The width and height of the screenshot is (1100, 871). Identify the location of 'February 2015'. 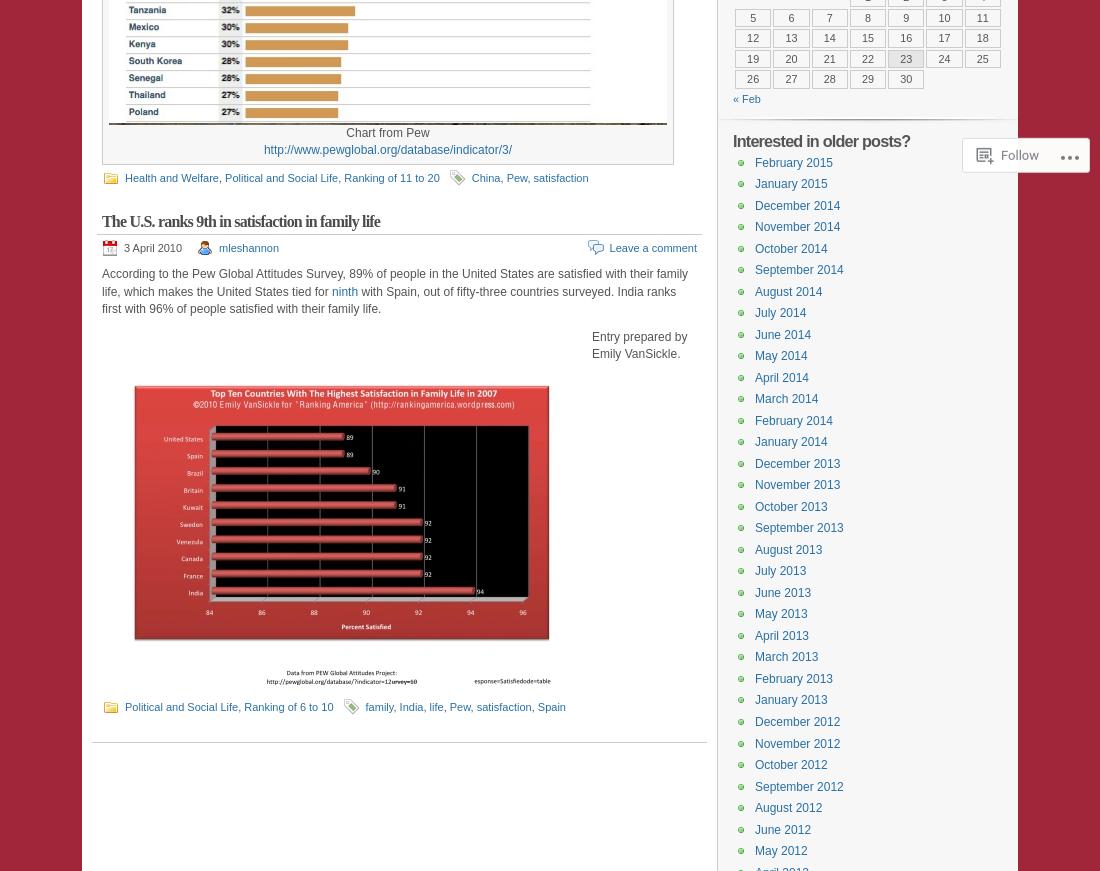
(793, 162).